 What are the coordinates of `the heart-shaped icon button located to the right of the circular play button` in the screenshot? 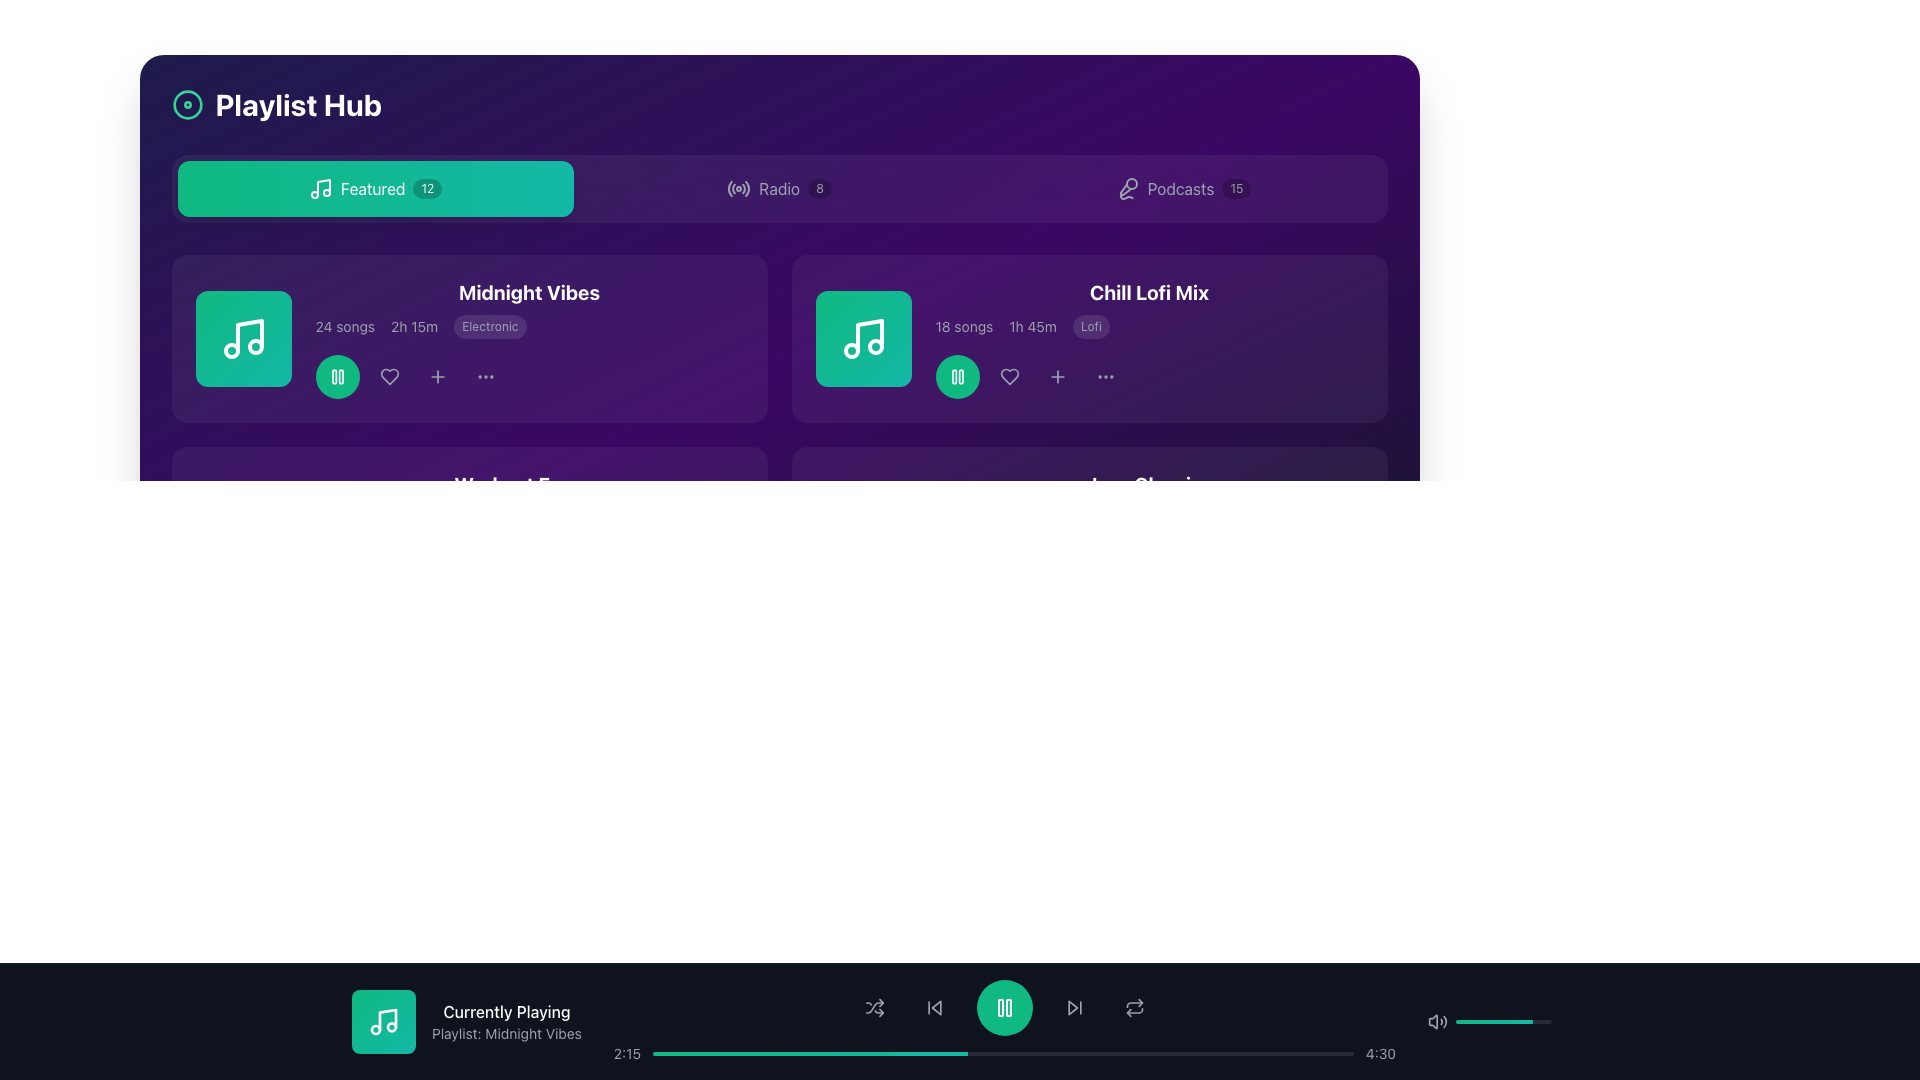 It's located at (1009, 377).